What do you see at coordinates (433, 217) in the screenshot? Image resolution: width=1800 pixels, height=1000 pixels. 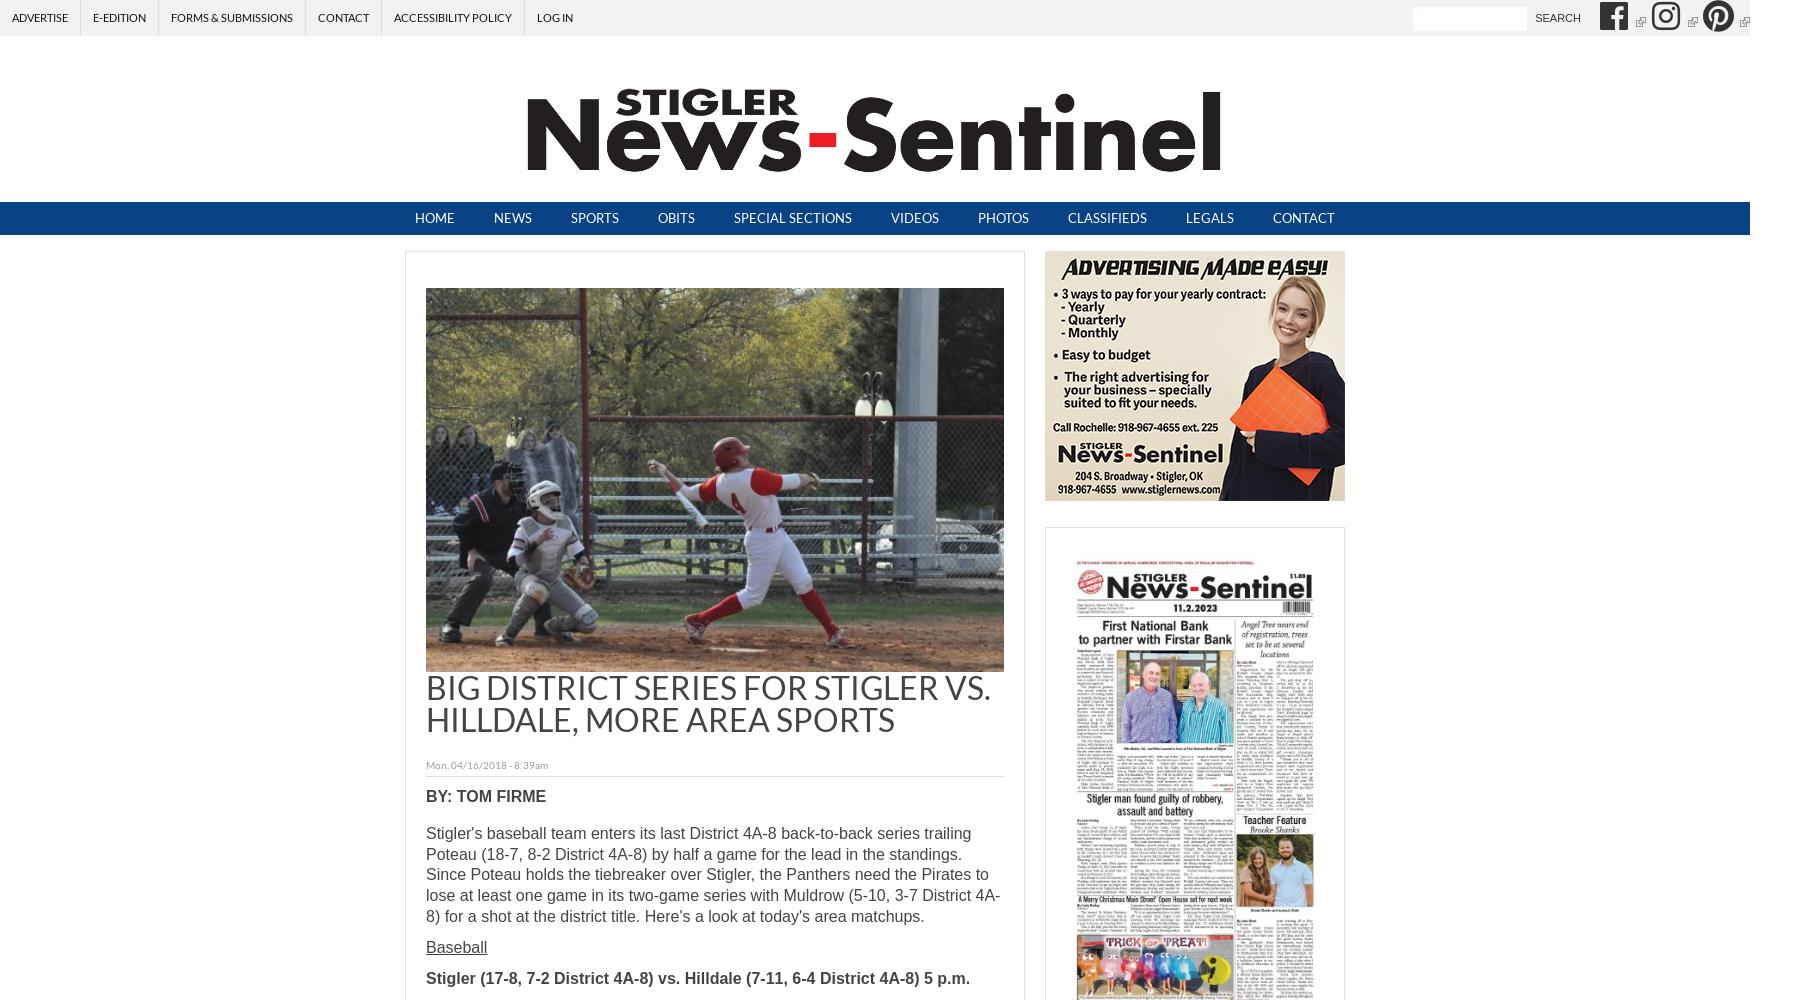 I see `'Home'` at bounding box center [433, 217].